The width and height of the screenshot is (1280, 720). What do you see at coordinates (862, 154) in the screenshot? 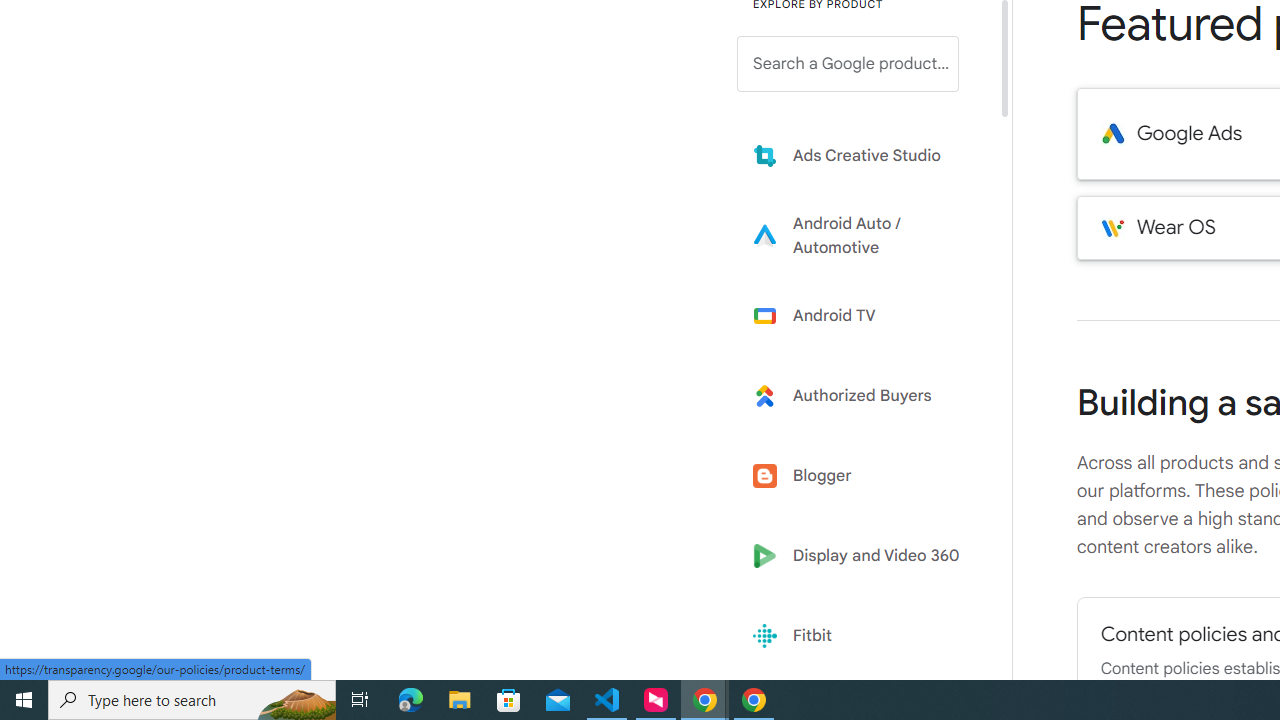
I see `'Learn more about Ads Creative Studio'` at bounding box center [862, 154].